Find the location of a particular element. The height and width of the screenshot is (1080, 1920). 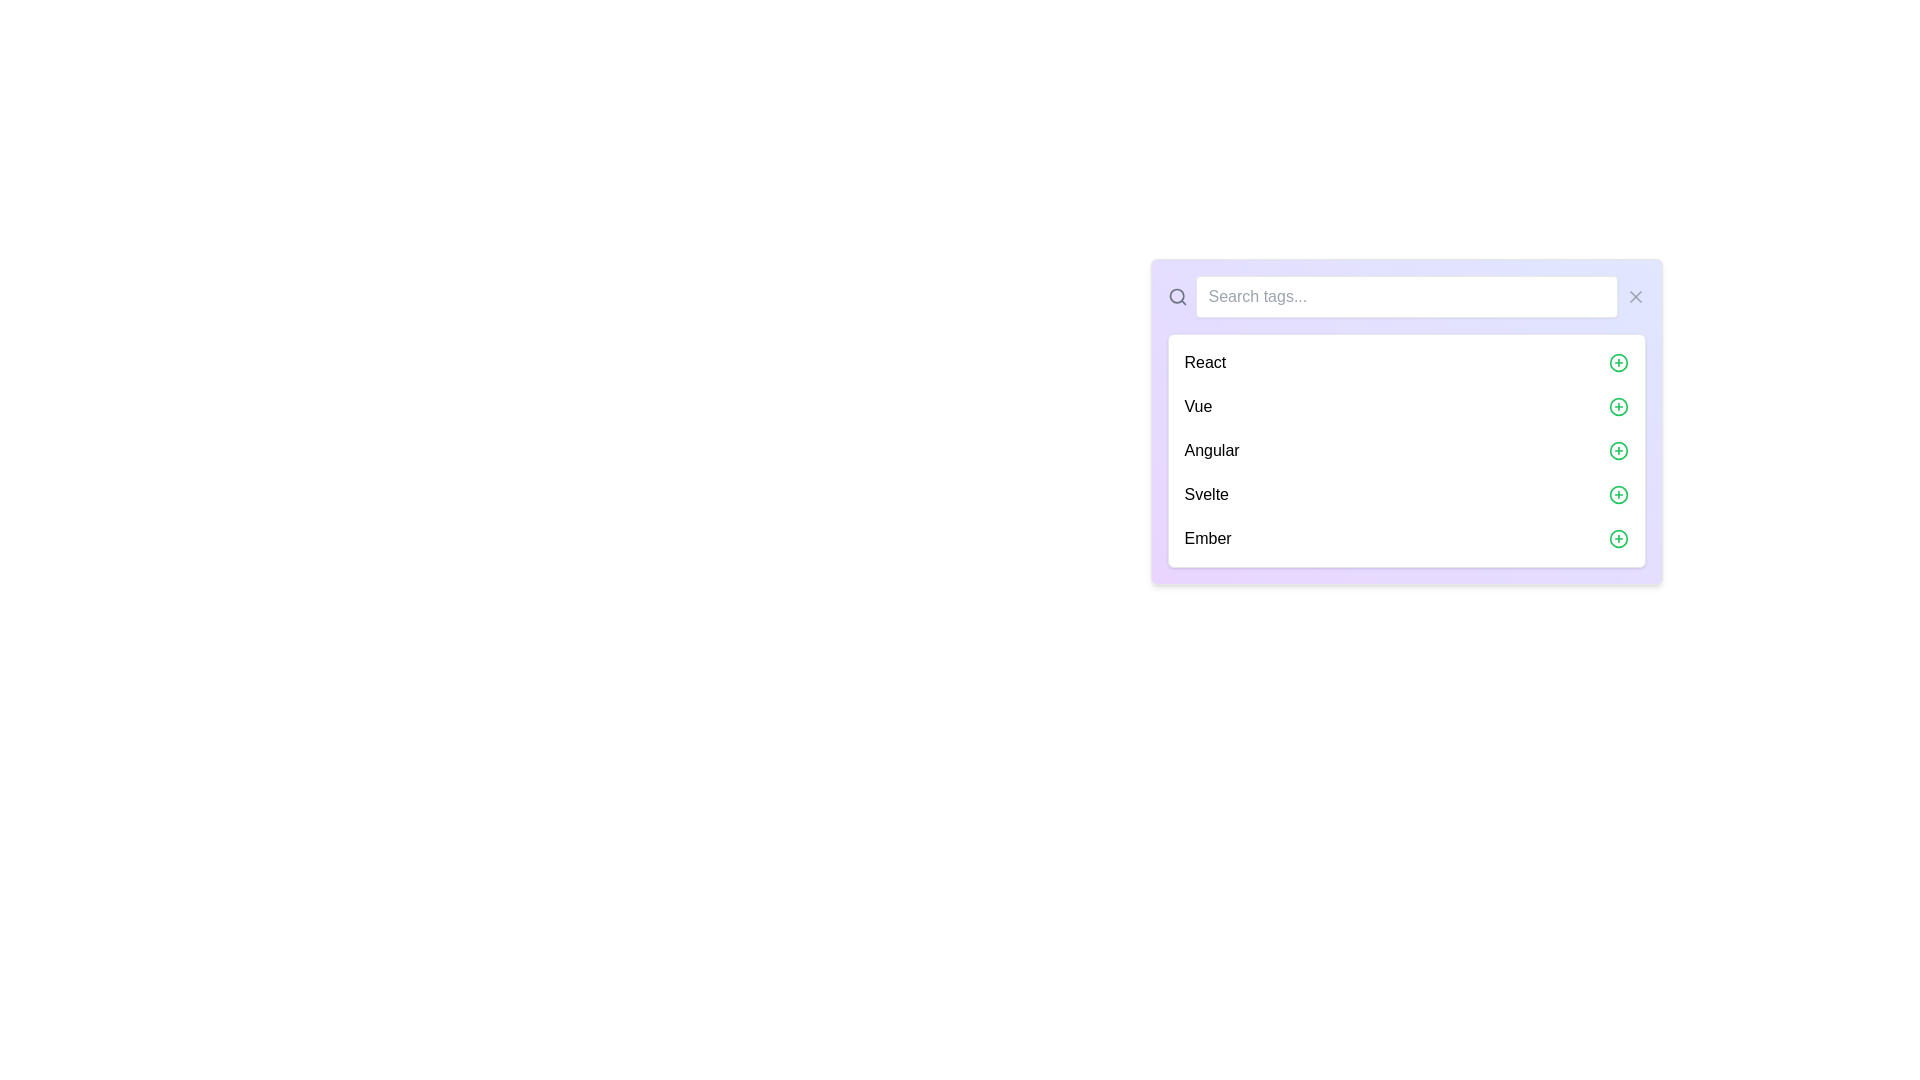

the circular green button with a plus sign is located at coordinates (1618, 406).